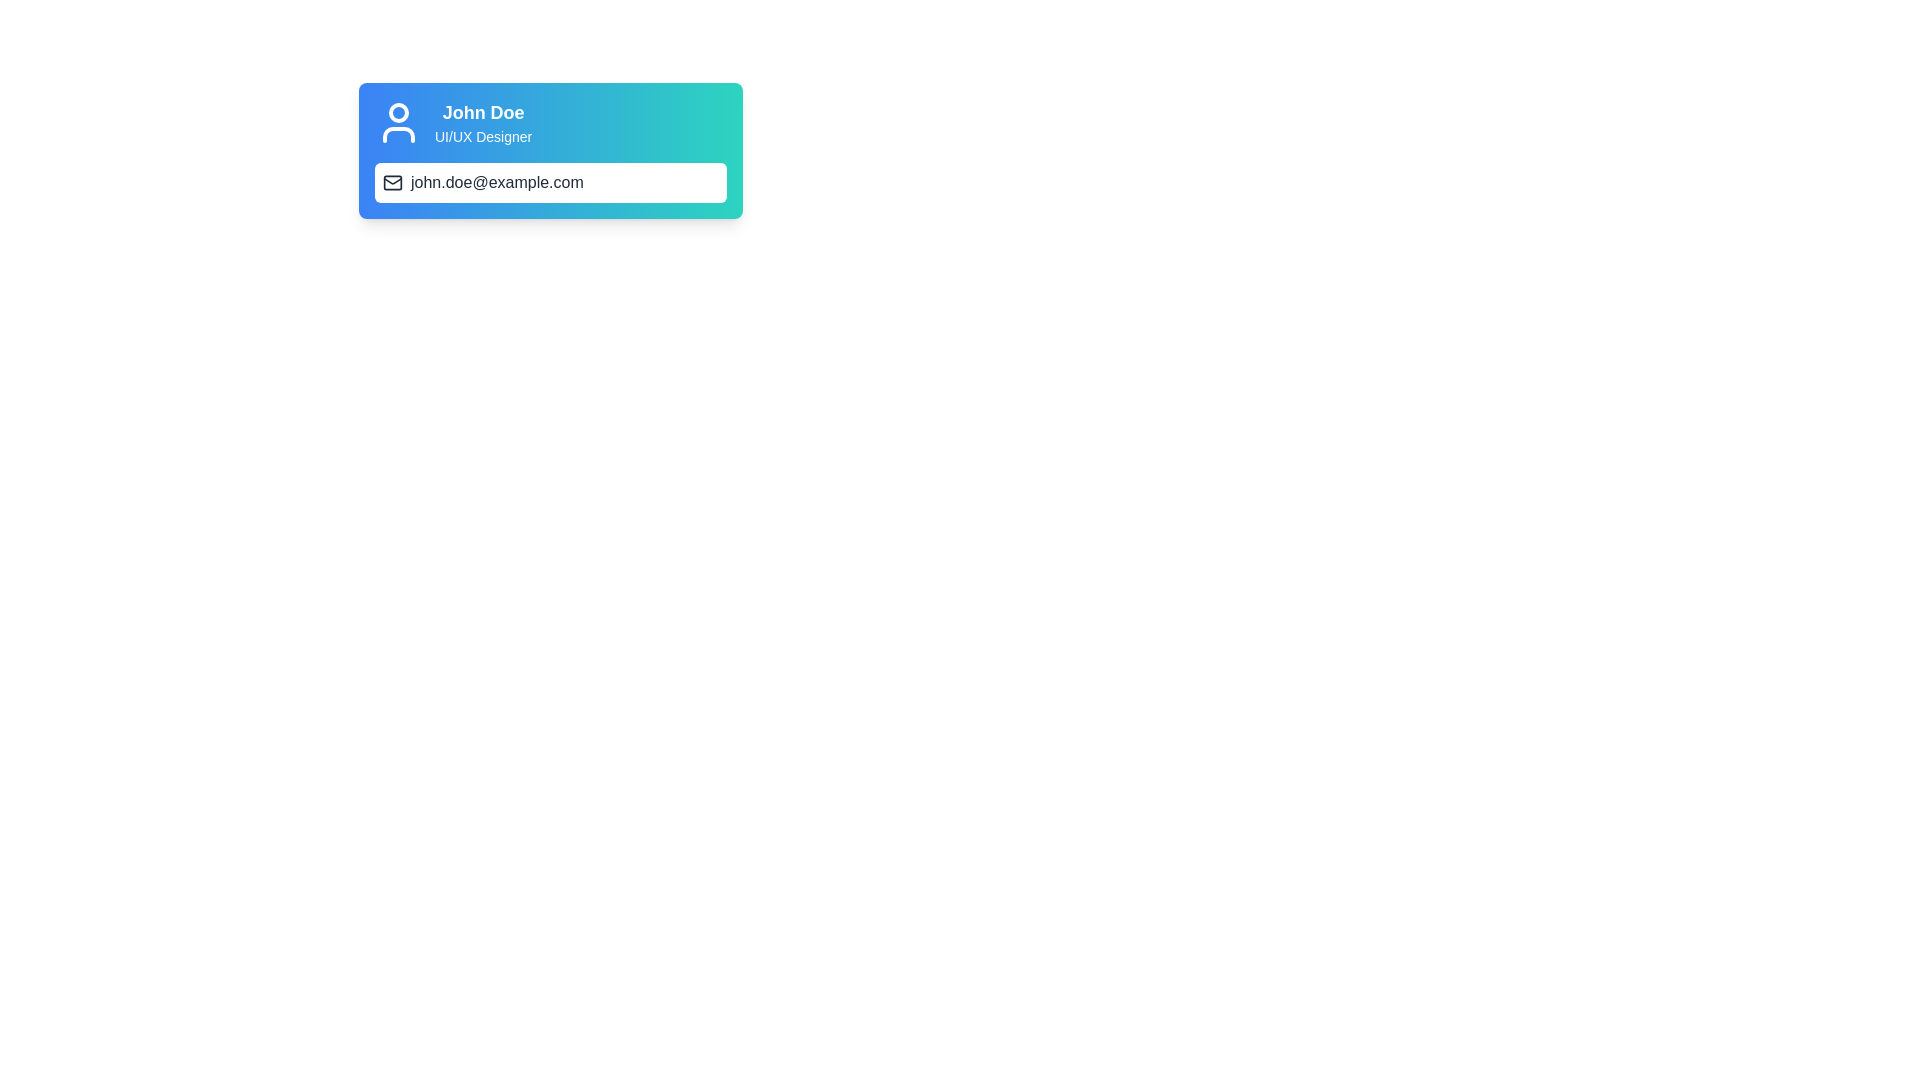 The height and width of the screenshot is (1080, 1920). Describe the element at coordinates (393, 181) in the screenshot. I see `the bottom angle of the envelope icon within the mail icon on the user information card, which is aligned to the left of the email address field` at that location.